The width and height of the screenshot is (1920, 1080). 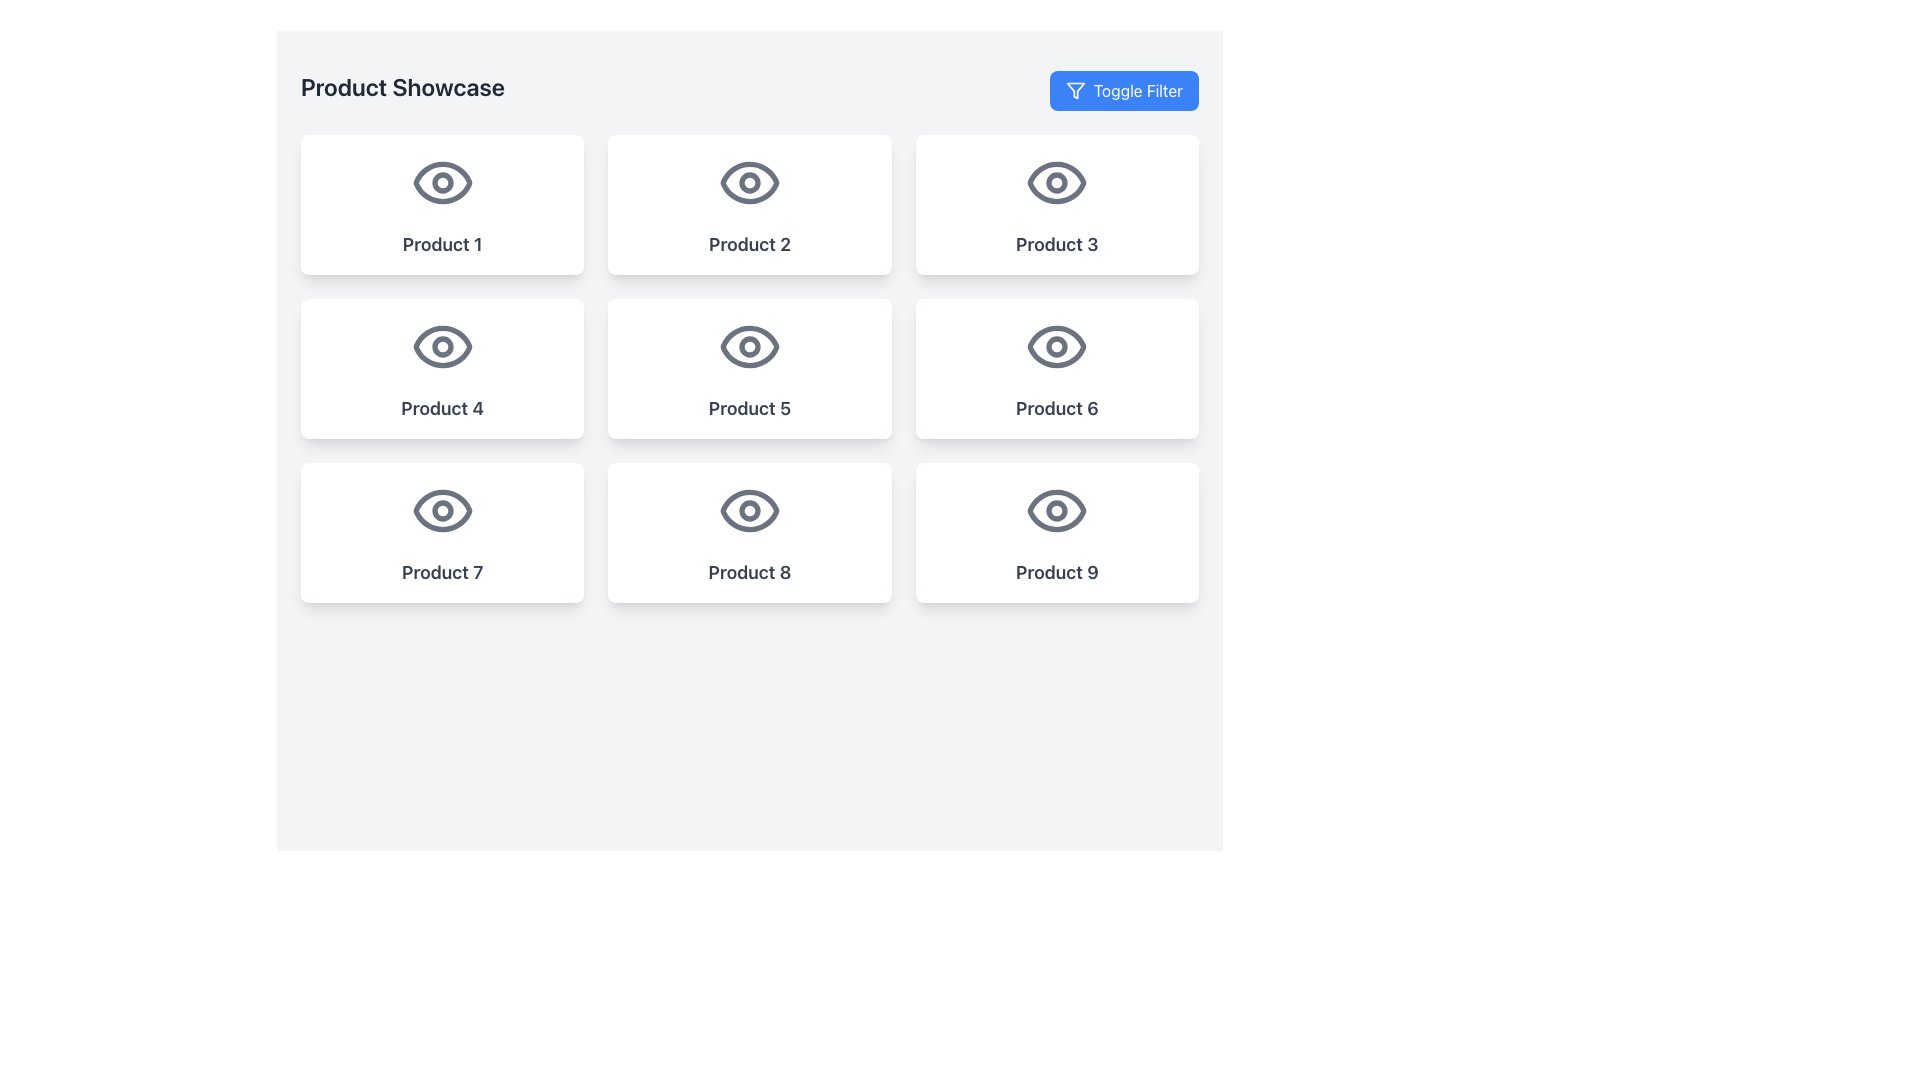 What do you see at coordinates (748, 509) in the screenshot?
I see `the eye icon located at the center of the 'Product 8' box, which is styled in gray and positioned above the product label` at bounding box center [748, 509].